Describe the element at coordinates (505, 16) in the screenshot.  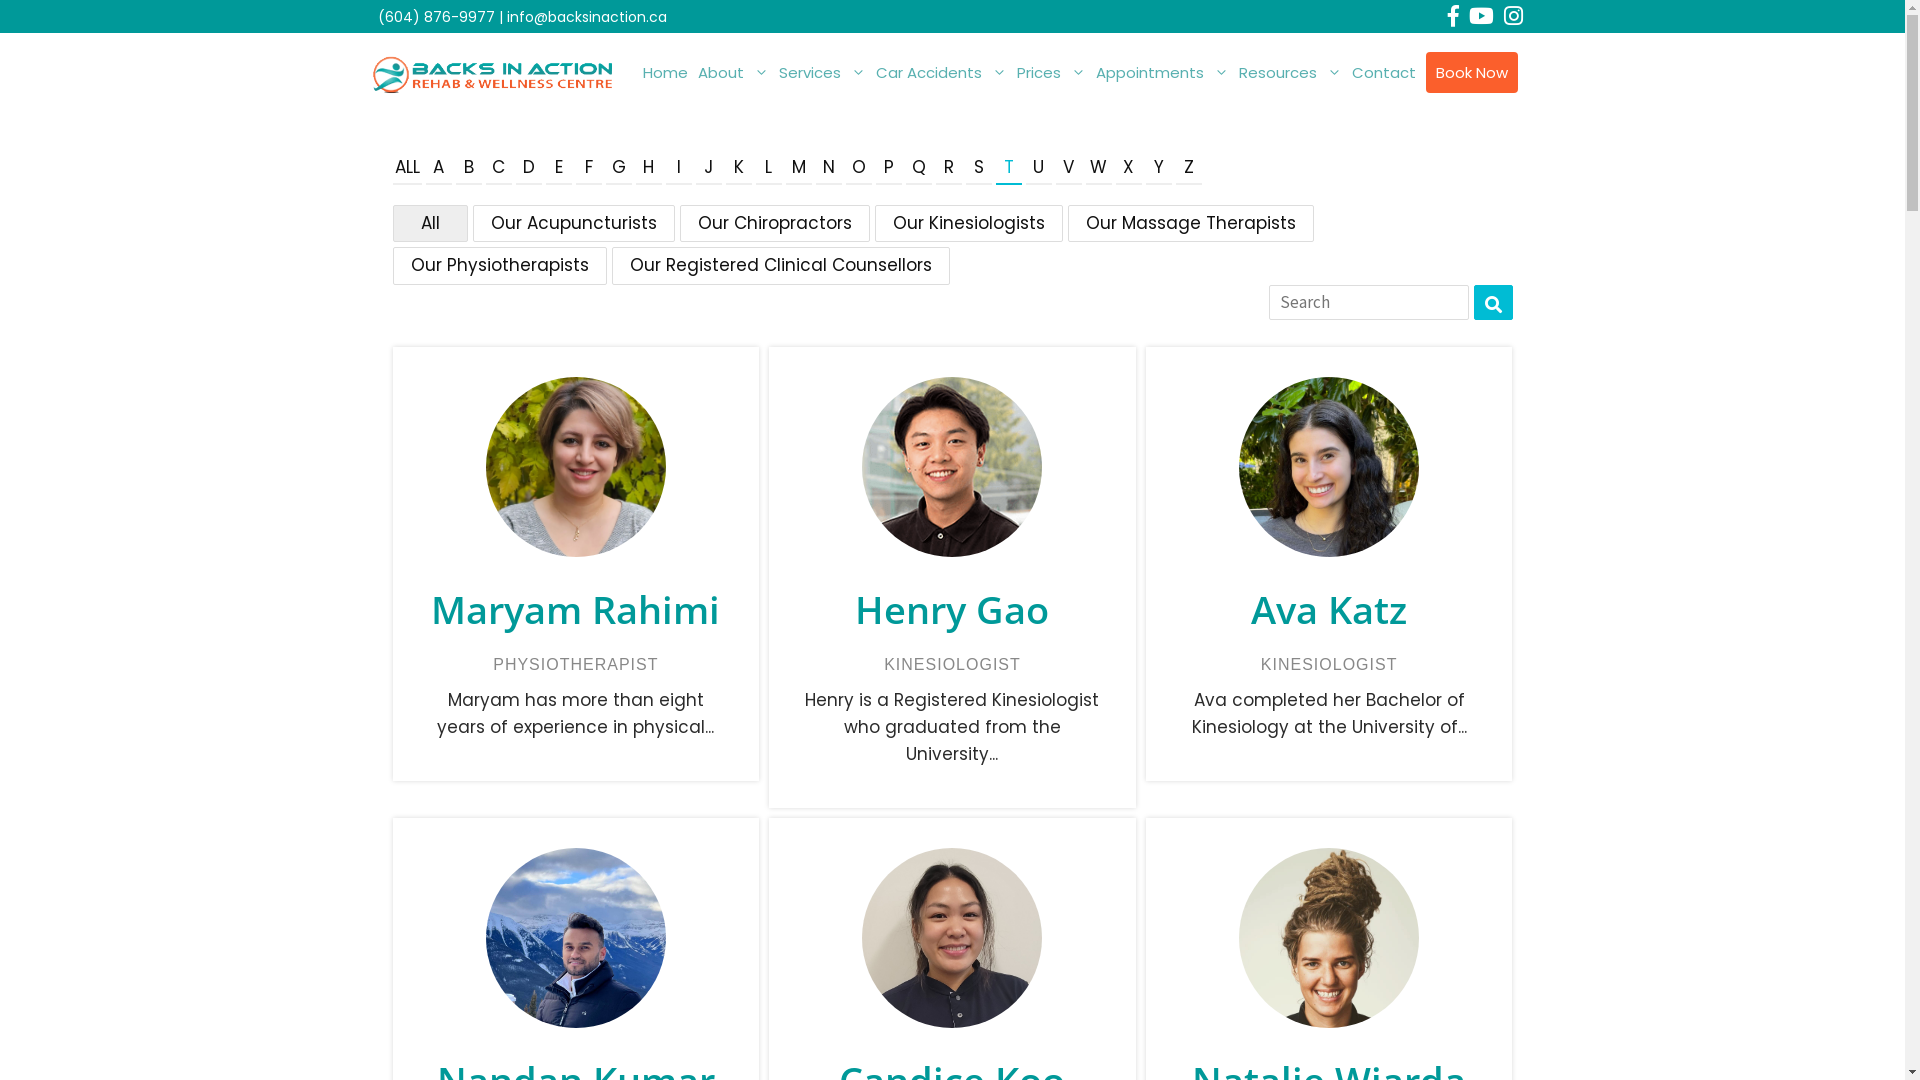
I see `'info@backsinaction.ca'` at that location.